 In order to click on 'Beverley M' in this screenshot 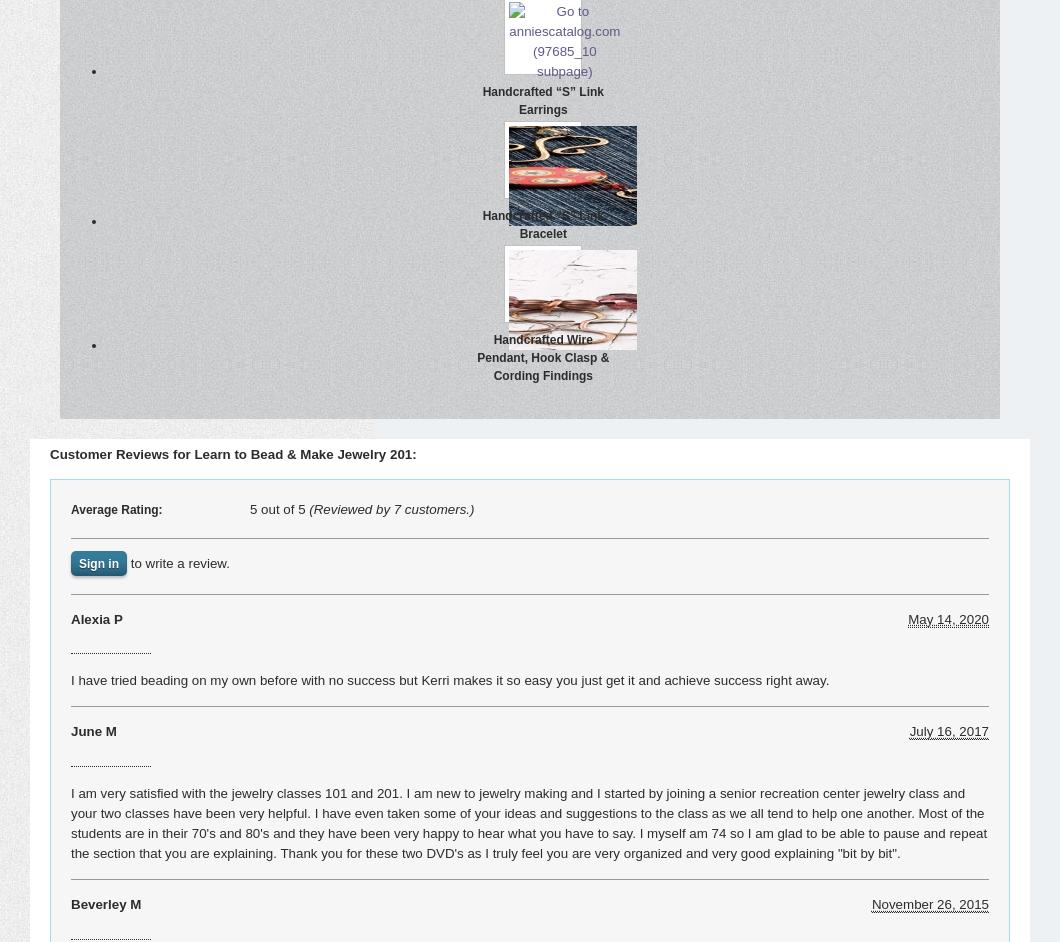, I will do `click(106, 903)`.